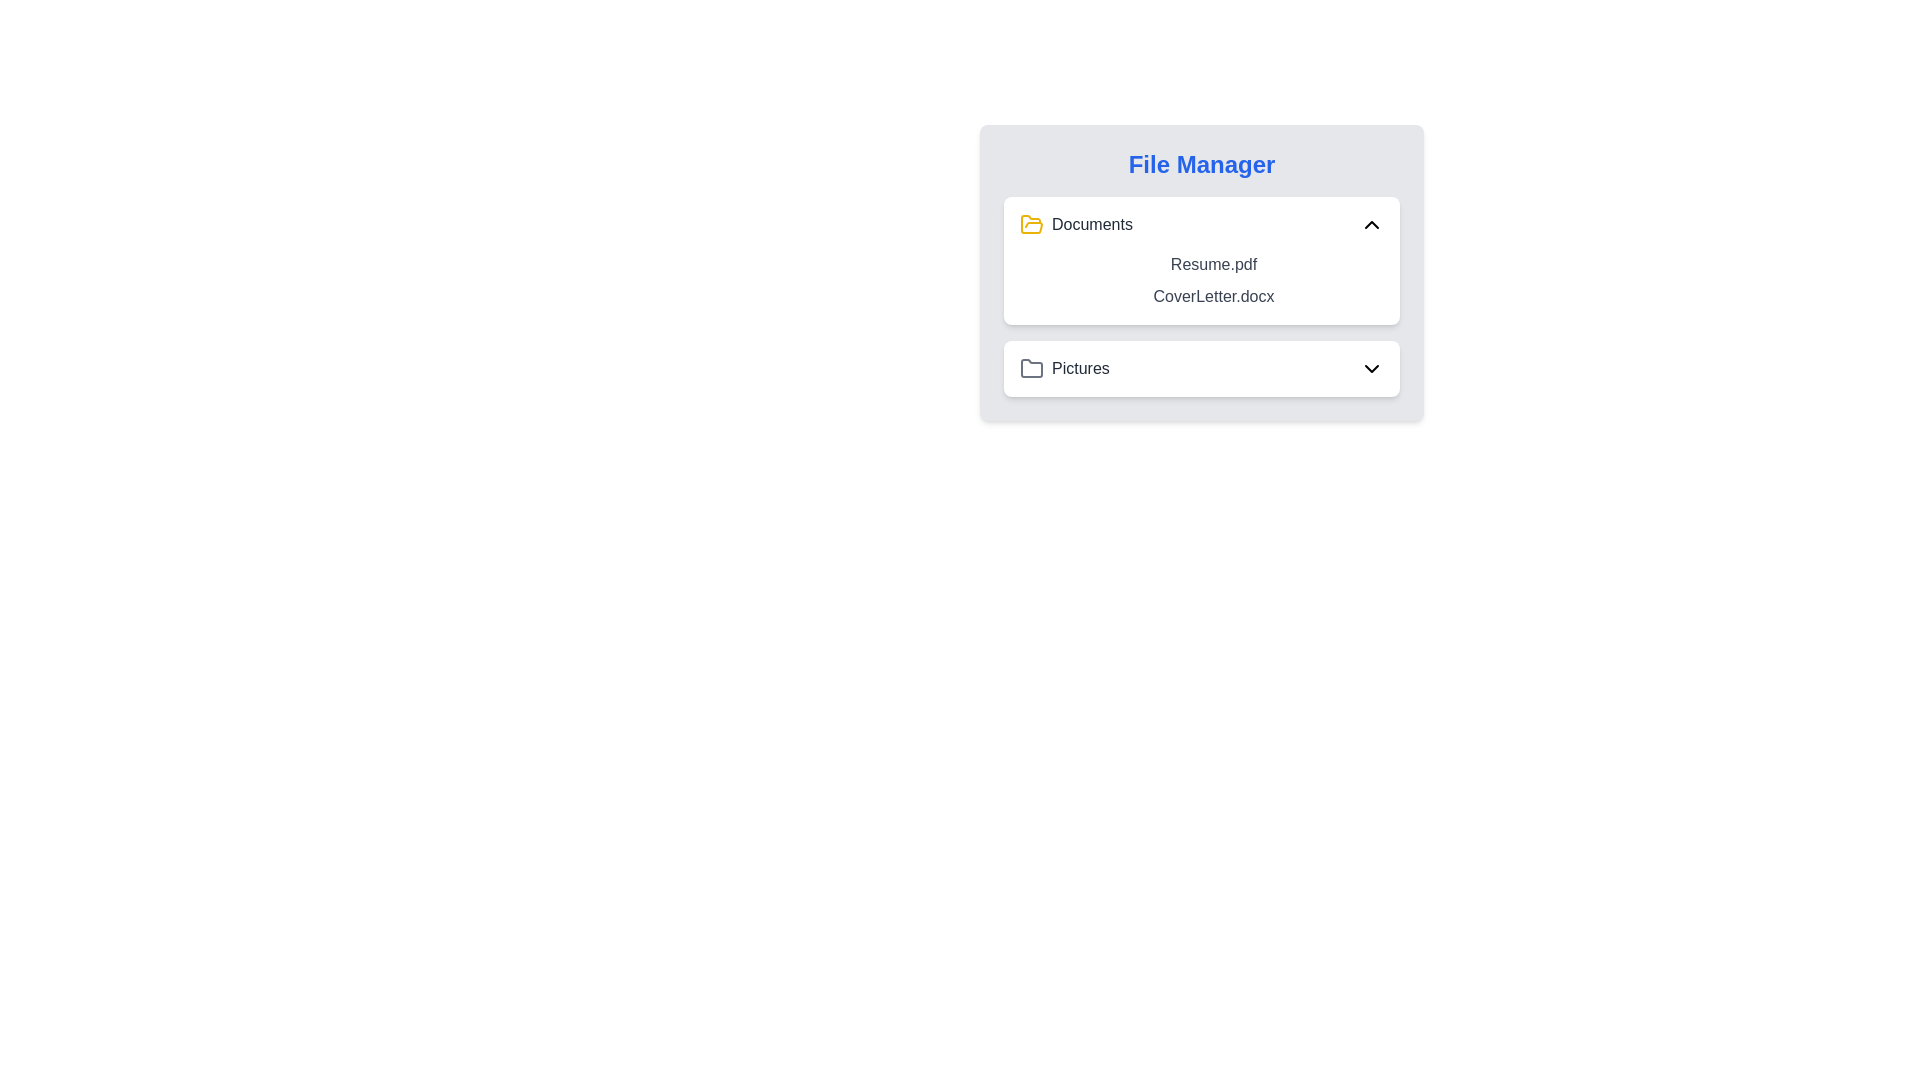 This screenshot has height=1080, width=1920. What do you see at coordinates (1032, 367) in the screenshot?
I see `the folder icon styled as an outline with rounded corners, located within the file manager interface next to the 'Pictures' label` at bounding box center [1032, 367].